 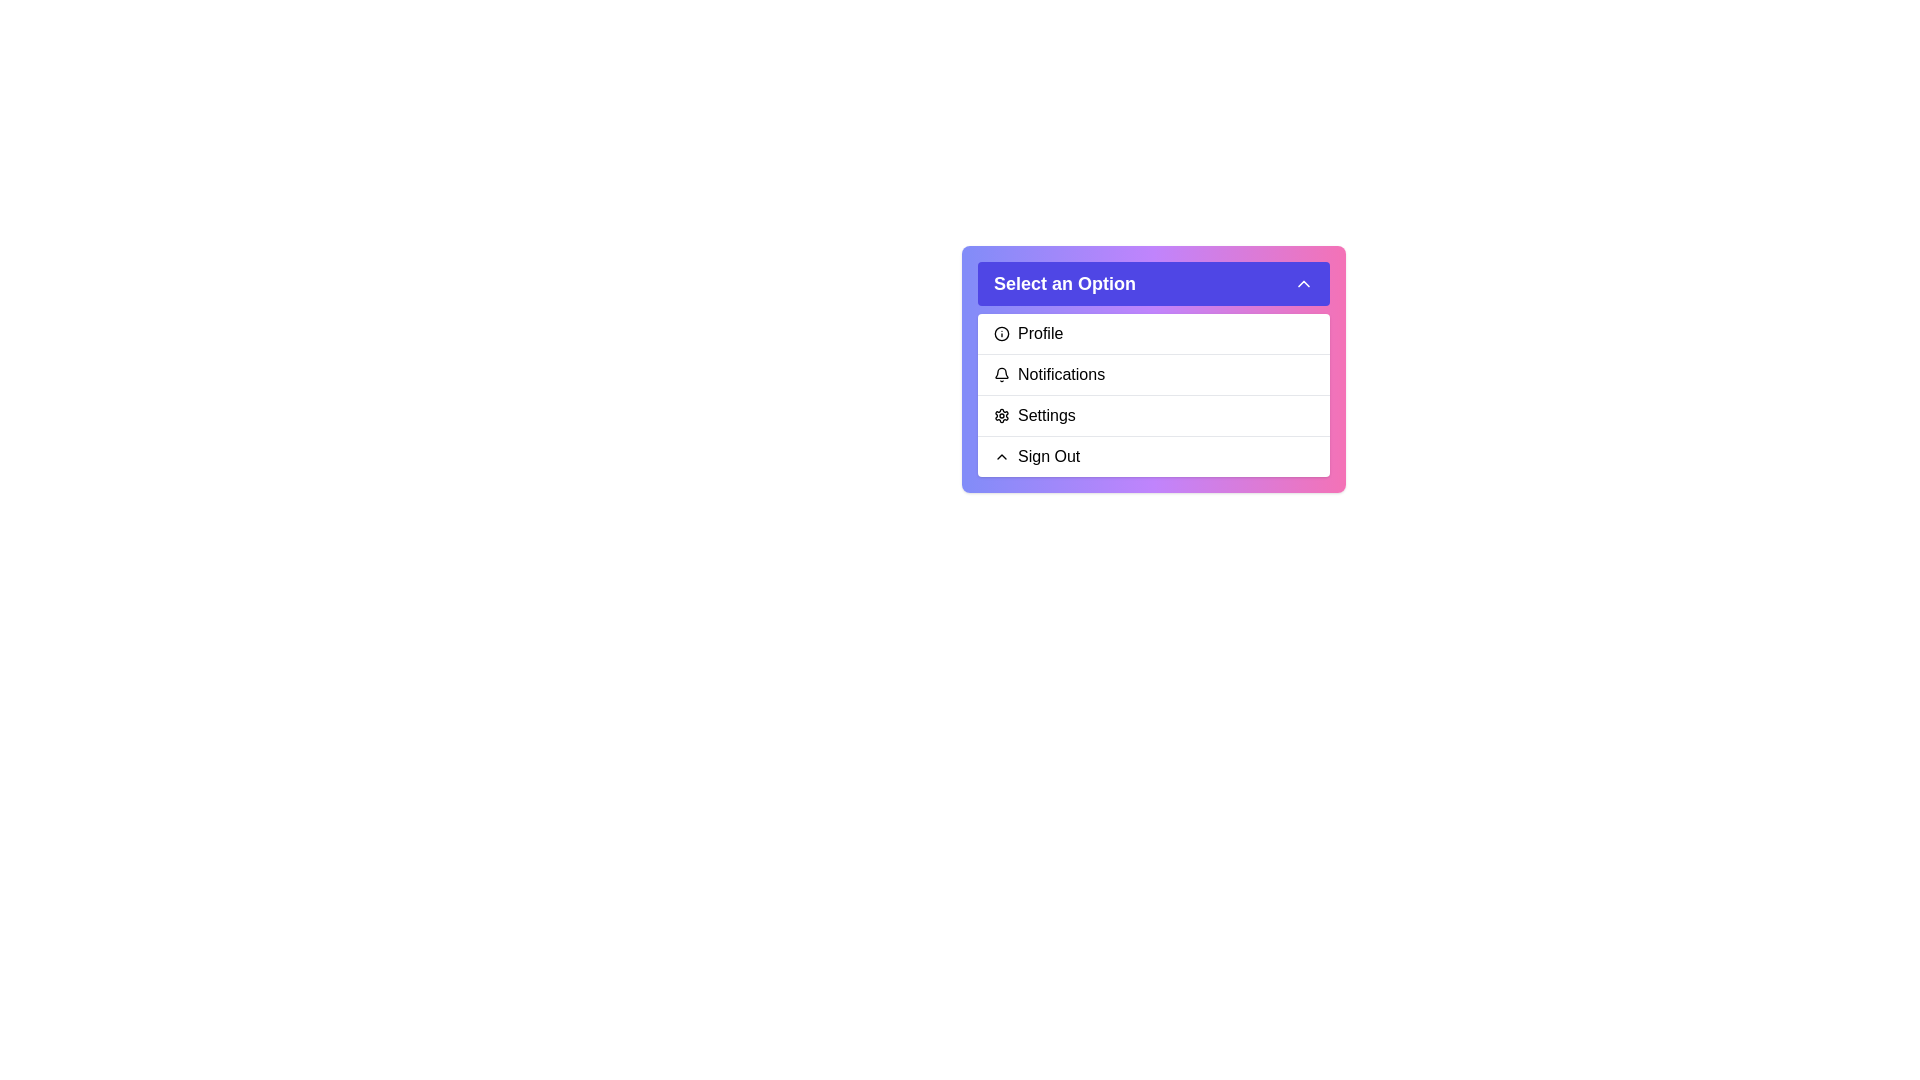 I want to click on the Settings from the dropdown menu, so click(x=1153, y=414).